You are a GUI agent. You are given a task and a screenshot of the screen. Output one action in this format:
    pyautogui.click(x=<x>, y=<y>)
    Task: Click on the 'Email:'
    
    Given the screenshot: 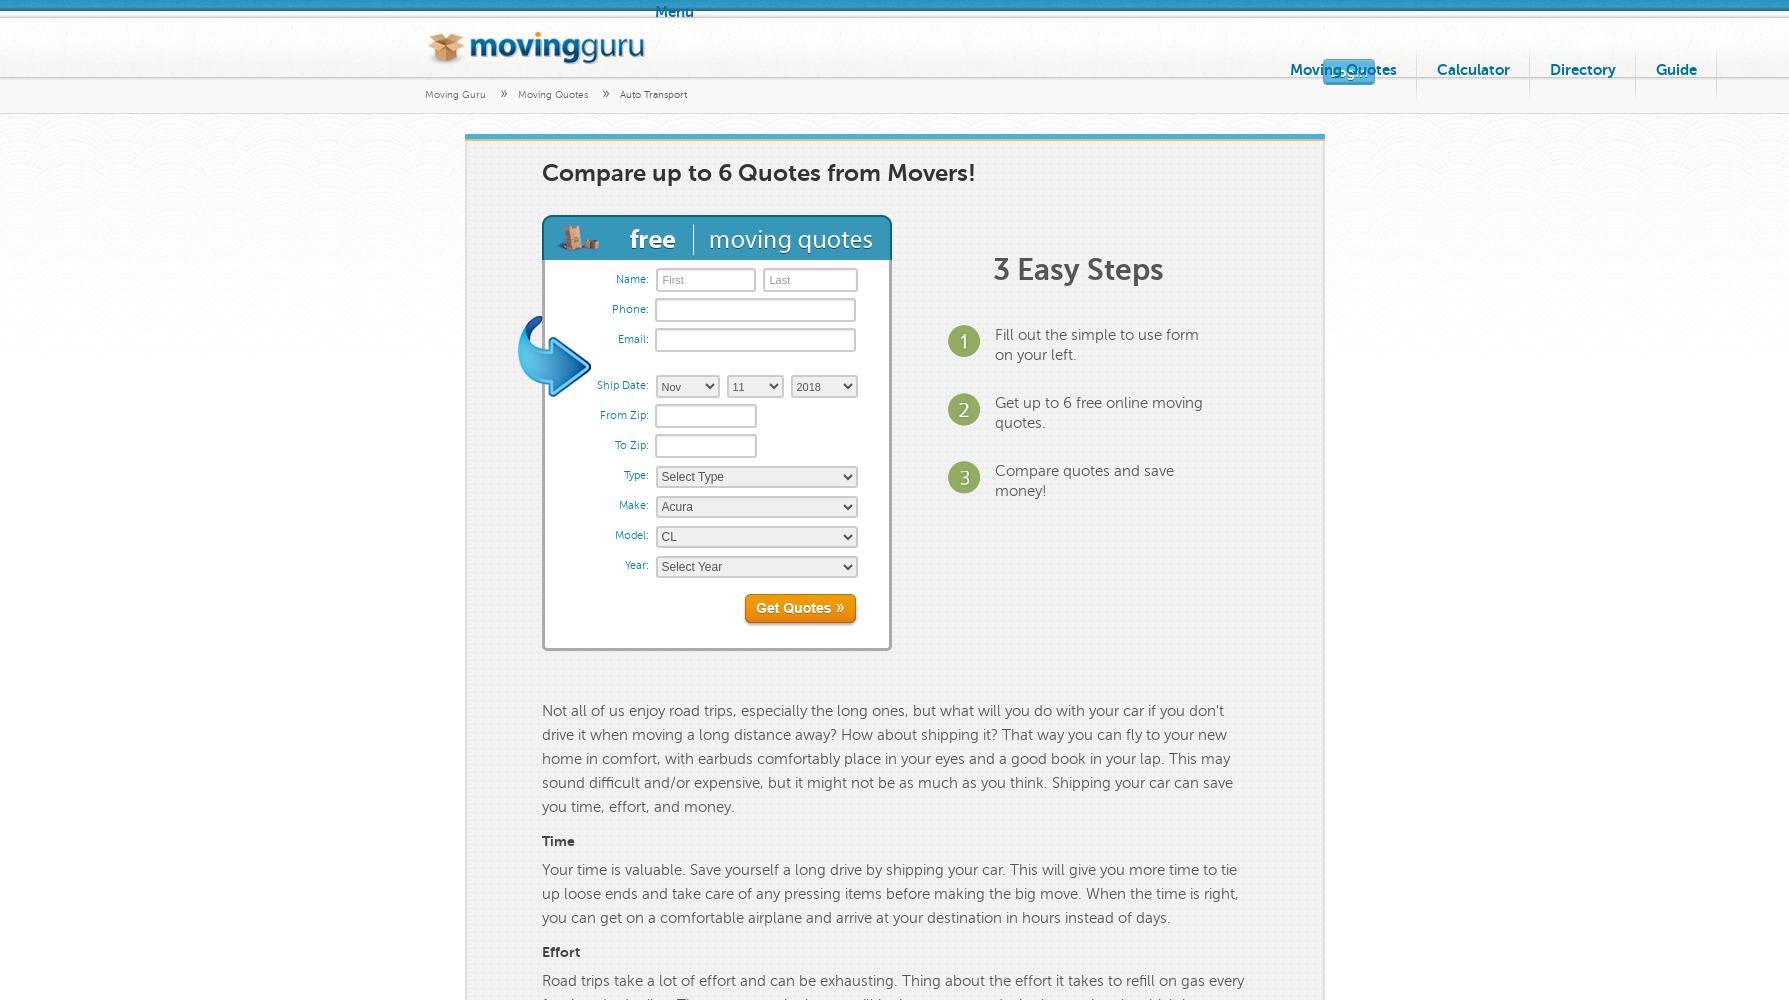 What is the action you would take?
    pyautogui.click(x=632, y=338)
    